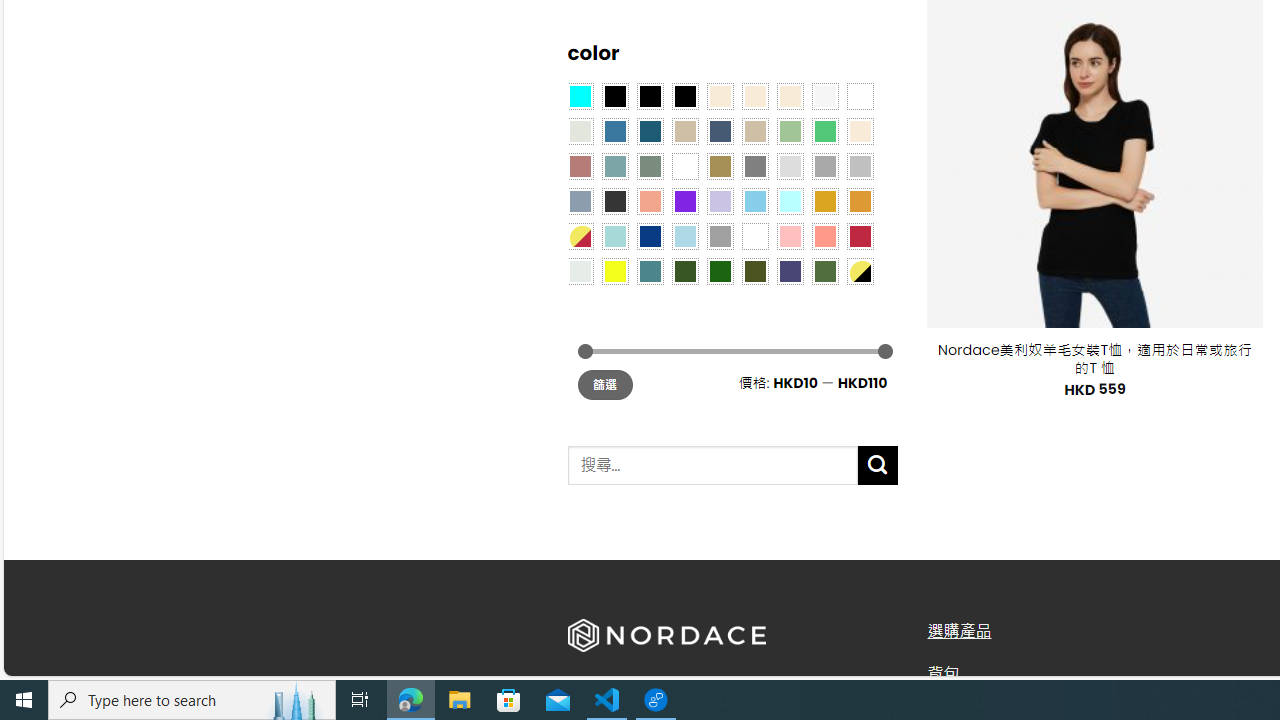  I want to click on 'Dull Nickle', so click(578, 270).